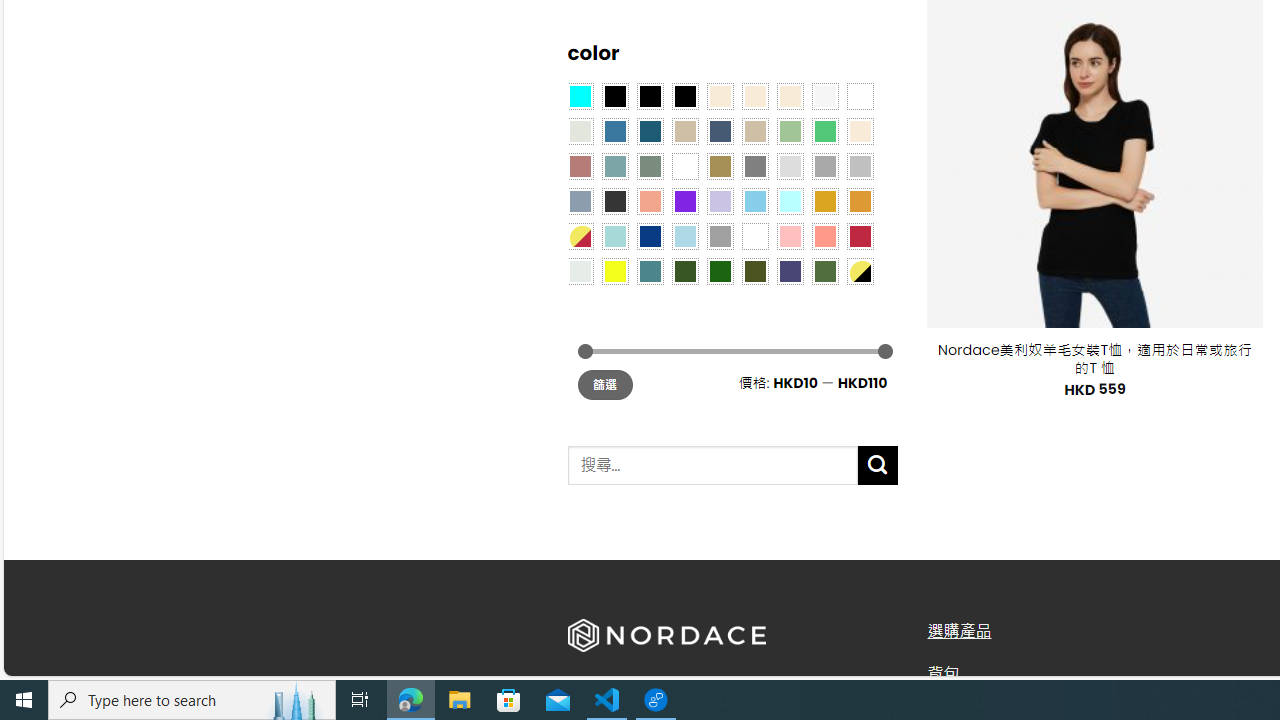  I want to click on 'Dull Nickle', so click(578, 270).